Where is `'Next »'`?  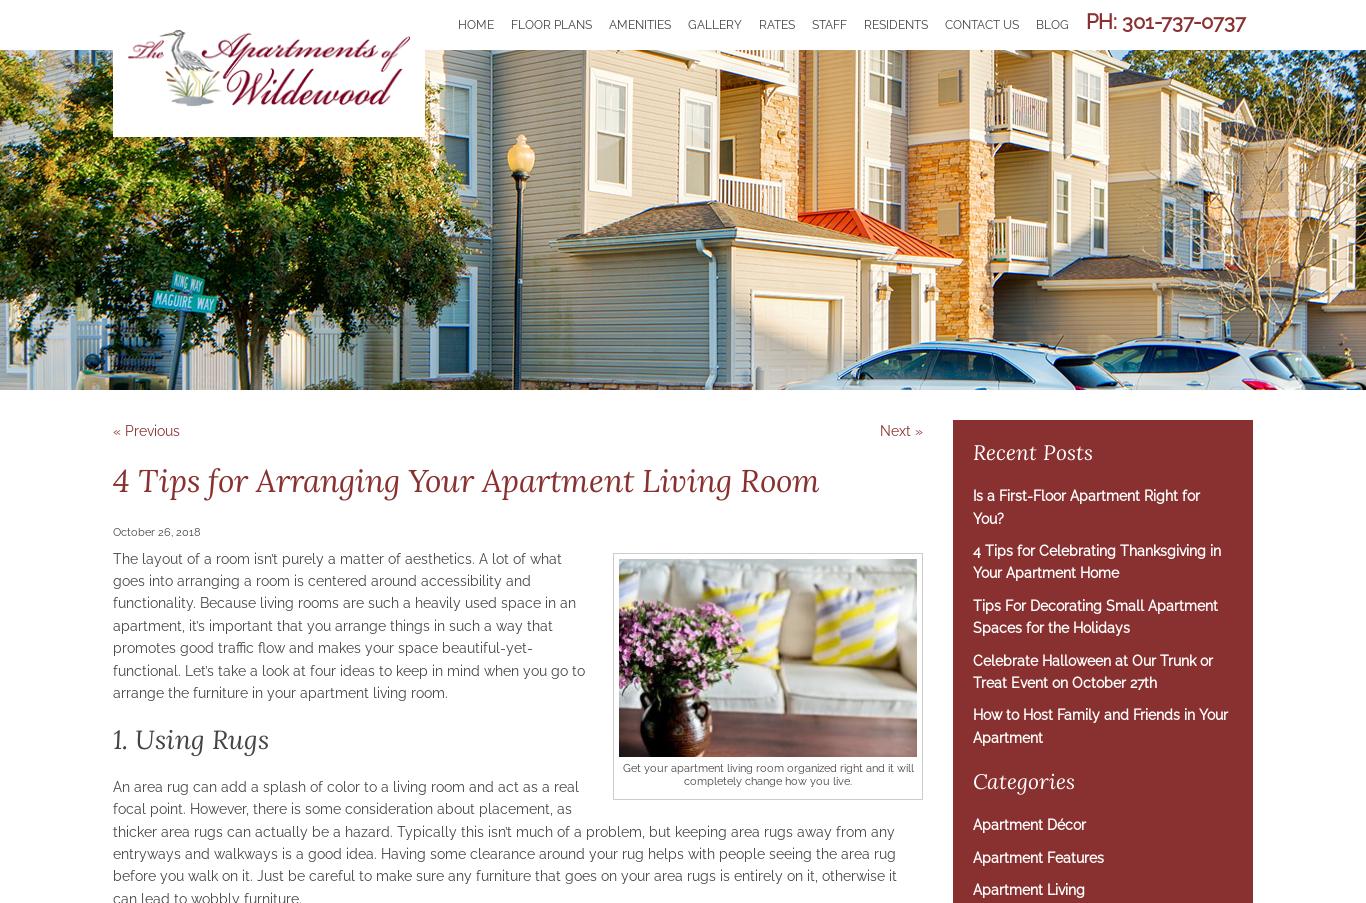 'Next »' is located at coordinates (900, 430).